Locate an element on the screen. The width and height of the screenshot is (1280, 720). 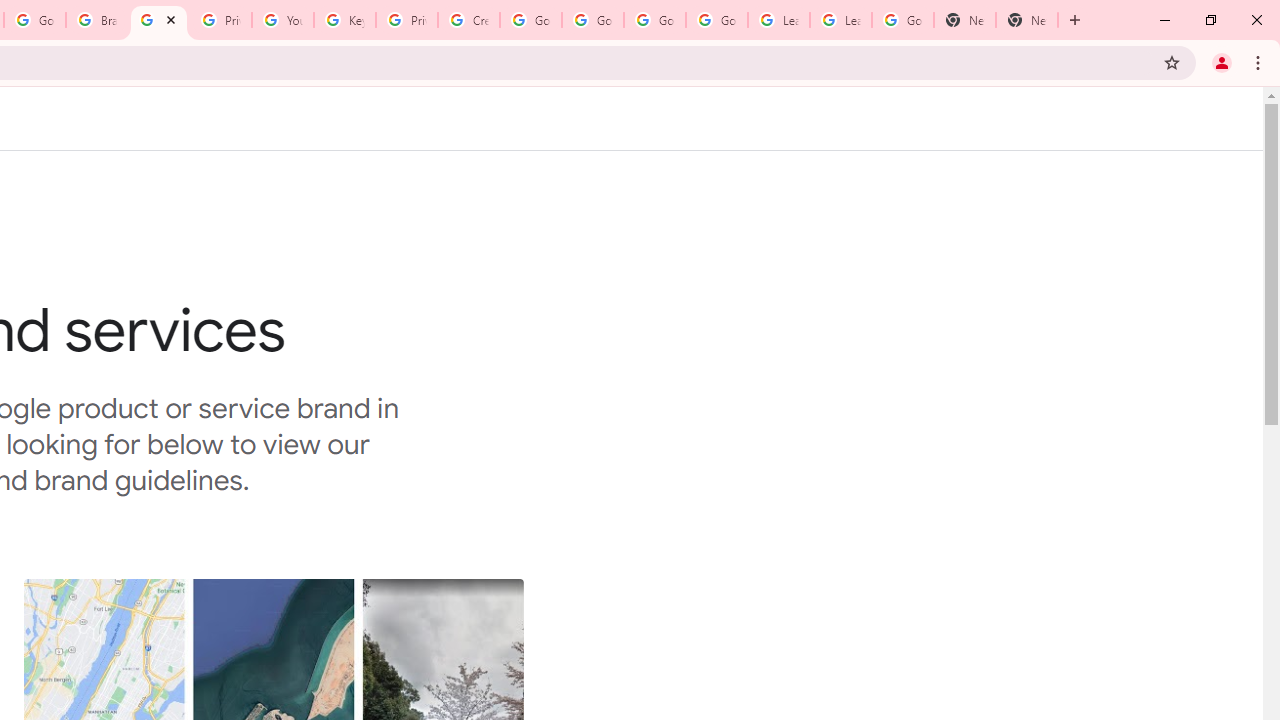
'Brand Resource Center' is located at coordinates (96, 20).